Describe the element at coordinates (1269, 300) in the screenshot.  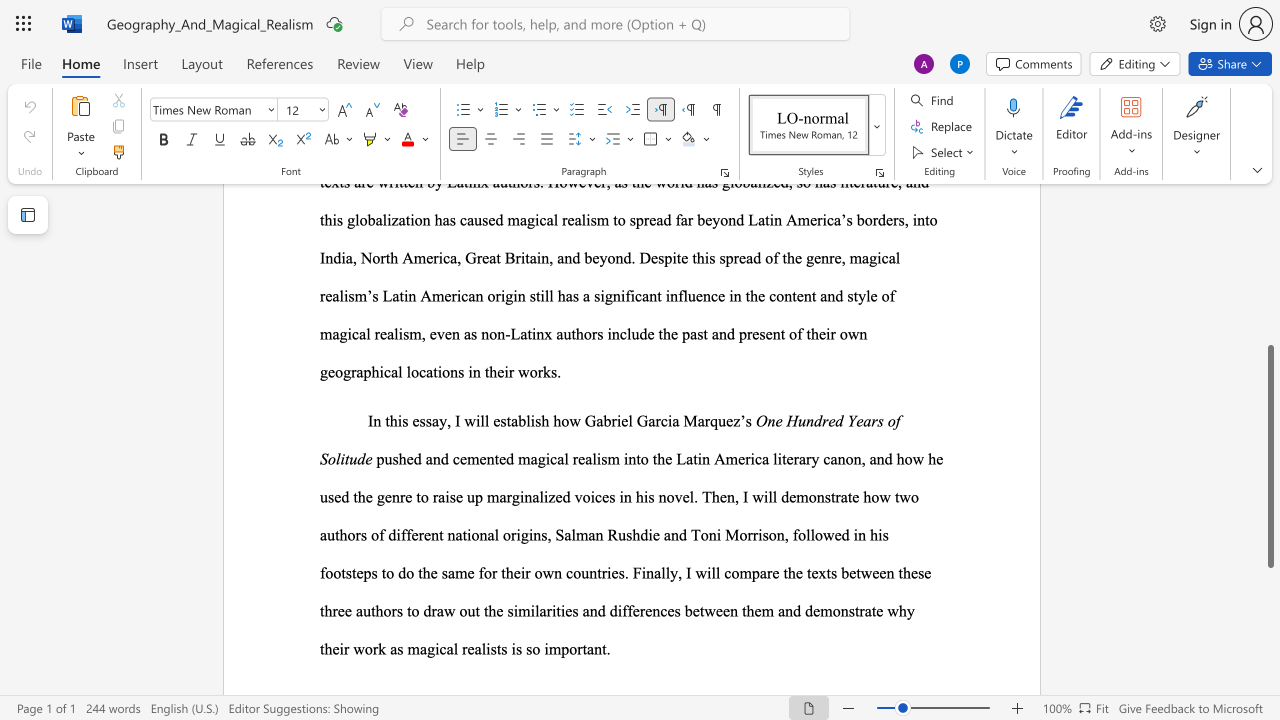
I see `the scrollbar on the right to move the page upward` at that location.